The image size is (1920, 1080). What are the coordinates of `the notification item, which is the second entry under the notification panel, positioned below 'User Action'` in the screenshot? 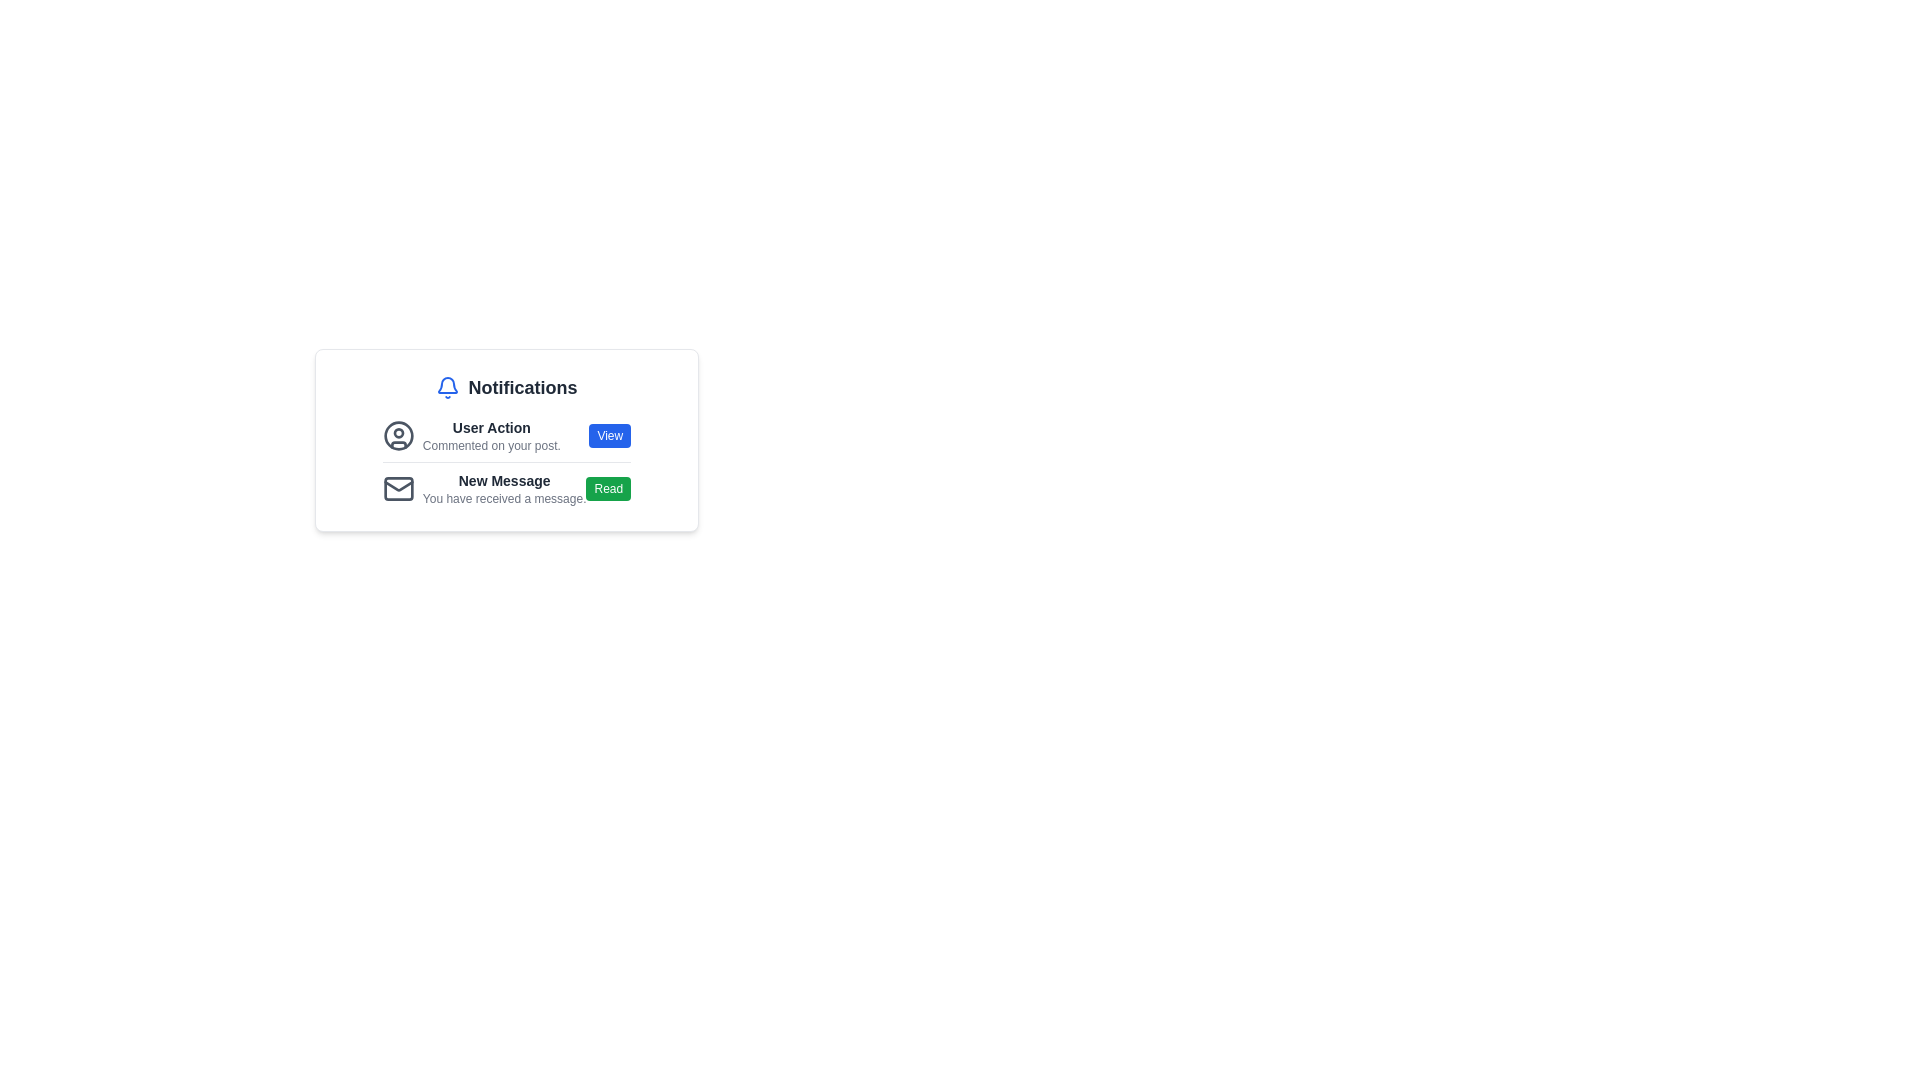 It's located at (484, 489).